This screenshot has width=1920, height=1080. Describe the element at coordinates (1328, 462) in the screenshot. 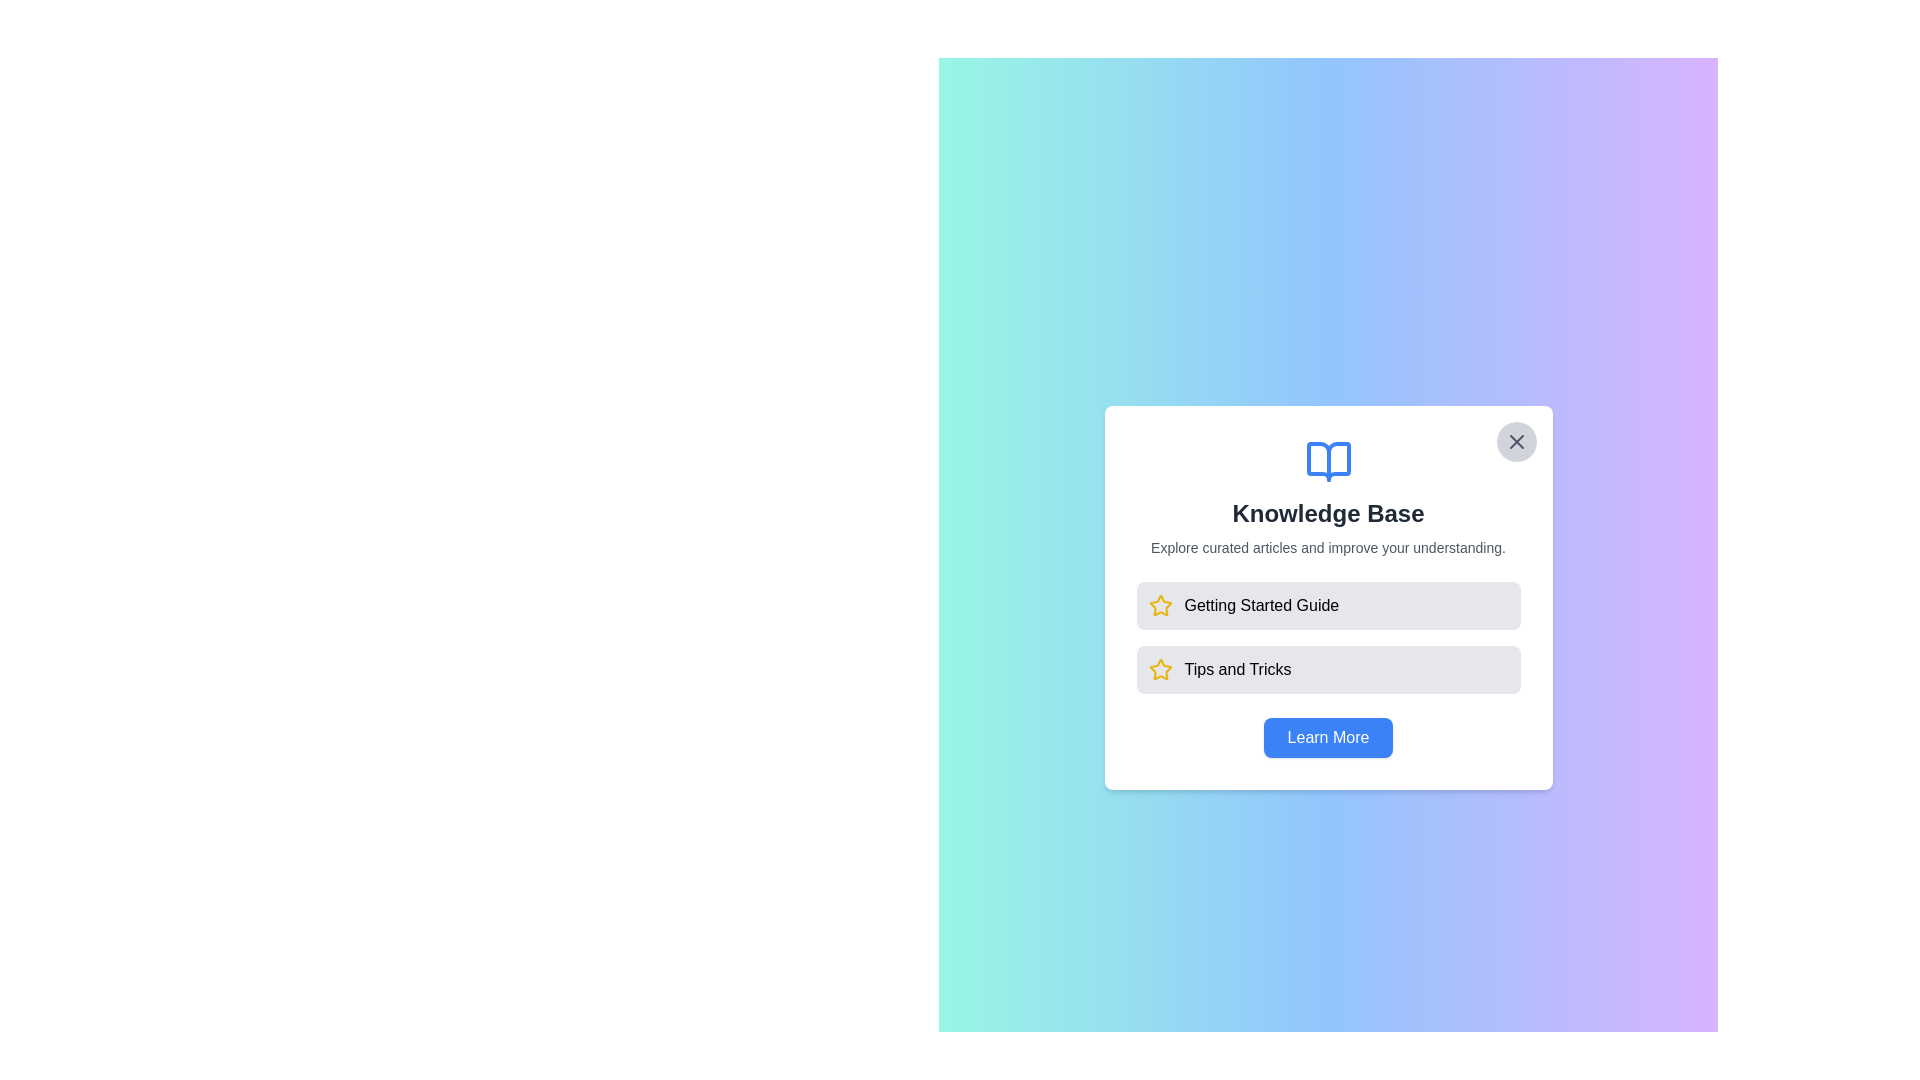

I see `the educational icon located above the 'Knowledge Base' title within the card layout` at that location.